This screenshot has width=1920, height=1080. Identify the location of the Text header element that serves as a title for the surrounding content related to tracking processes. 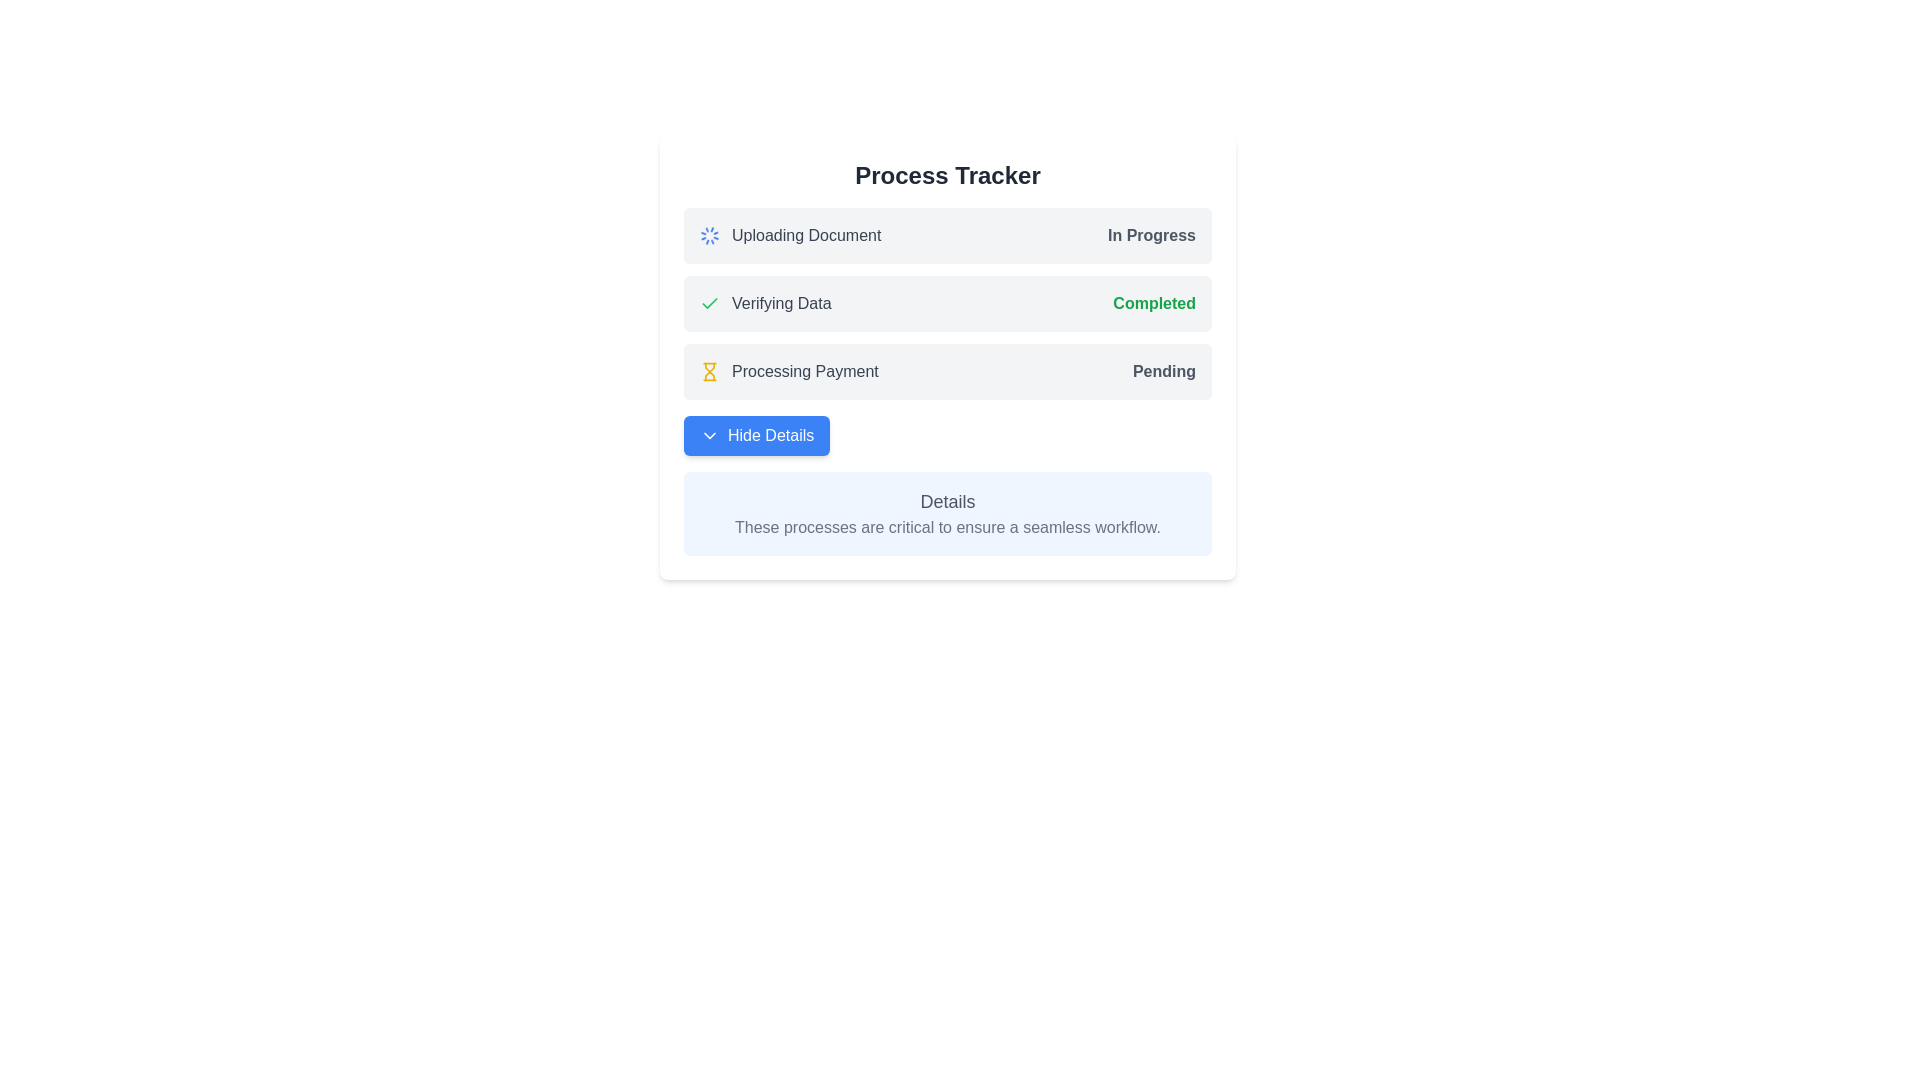
(947, 175).